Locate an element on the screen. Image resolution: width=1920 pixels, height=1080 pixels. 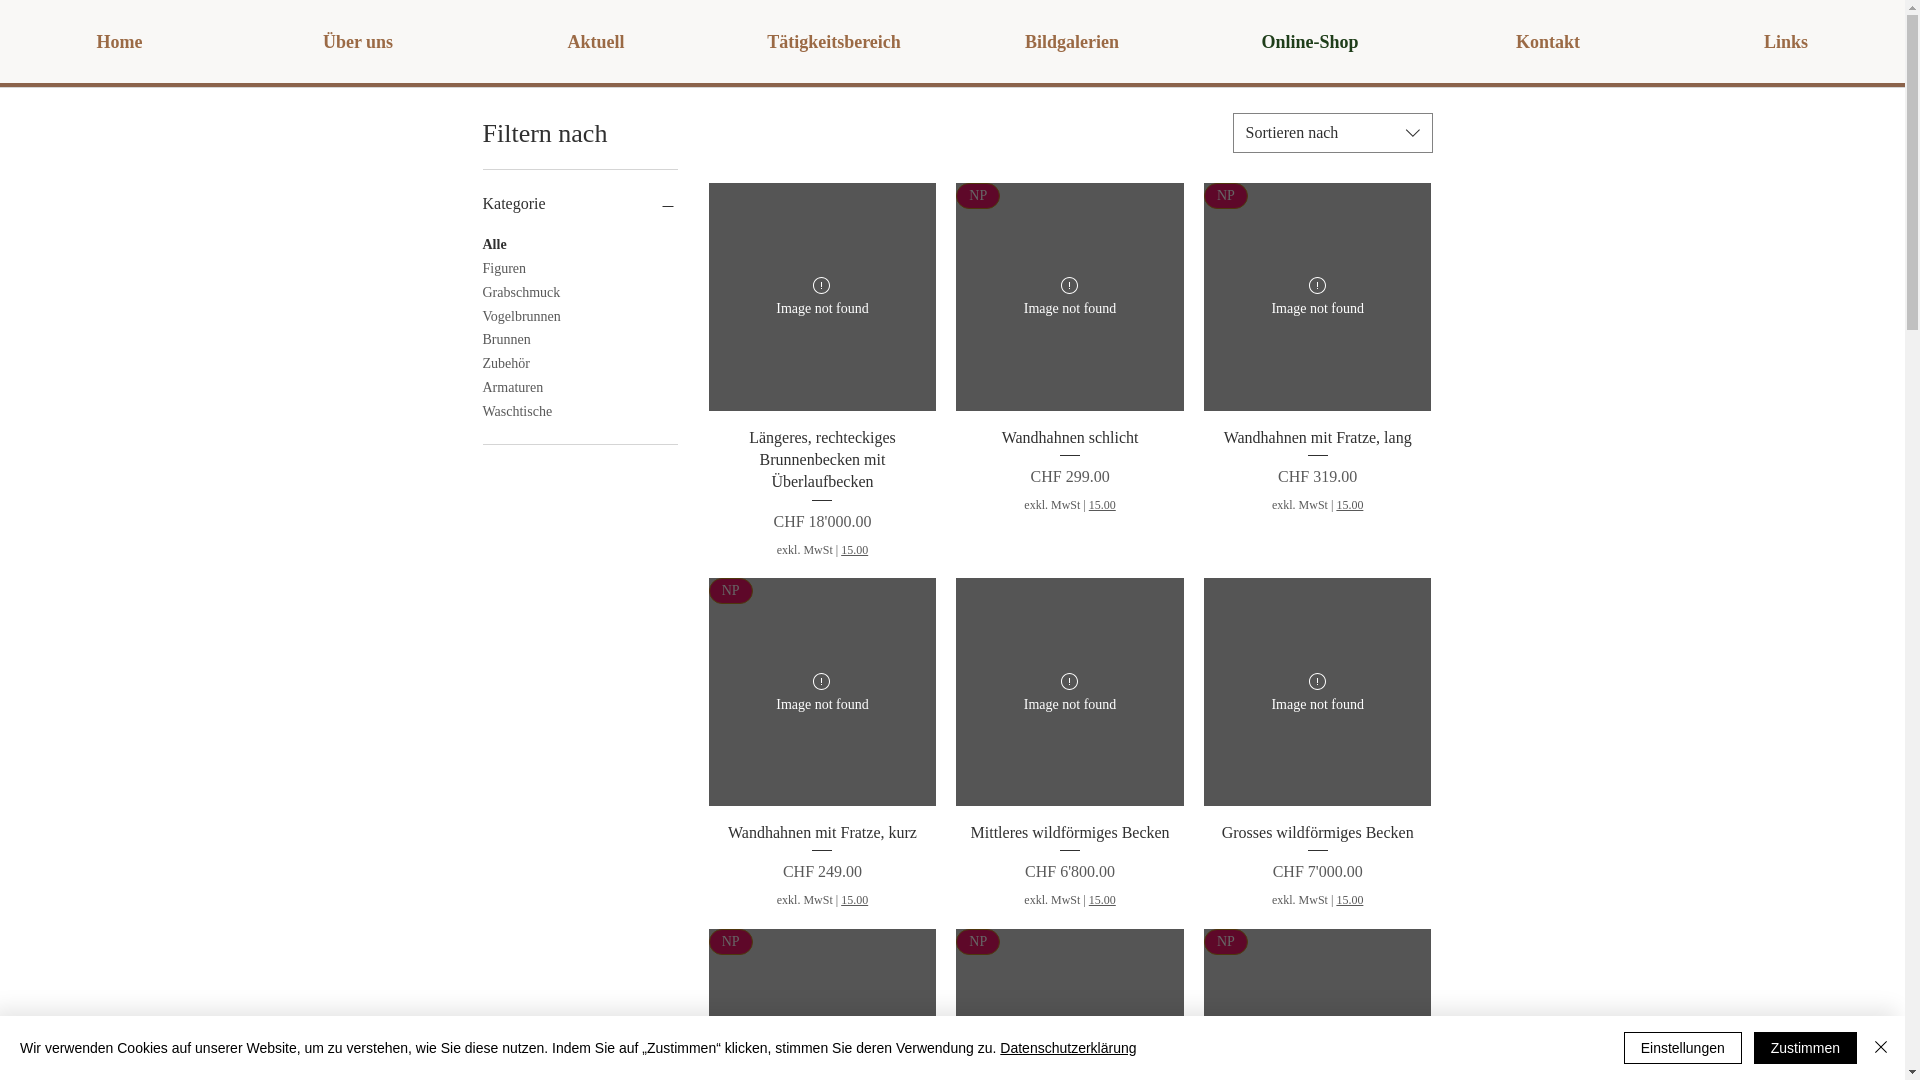
'Wandhahnen mit Fratze, kurz is located at coordinates (709, 690).